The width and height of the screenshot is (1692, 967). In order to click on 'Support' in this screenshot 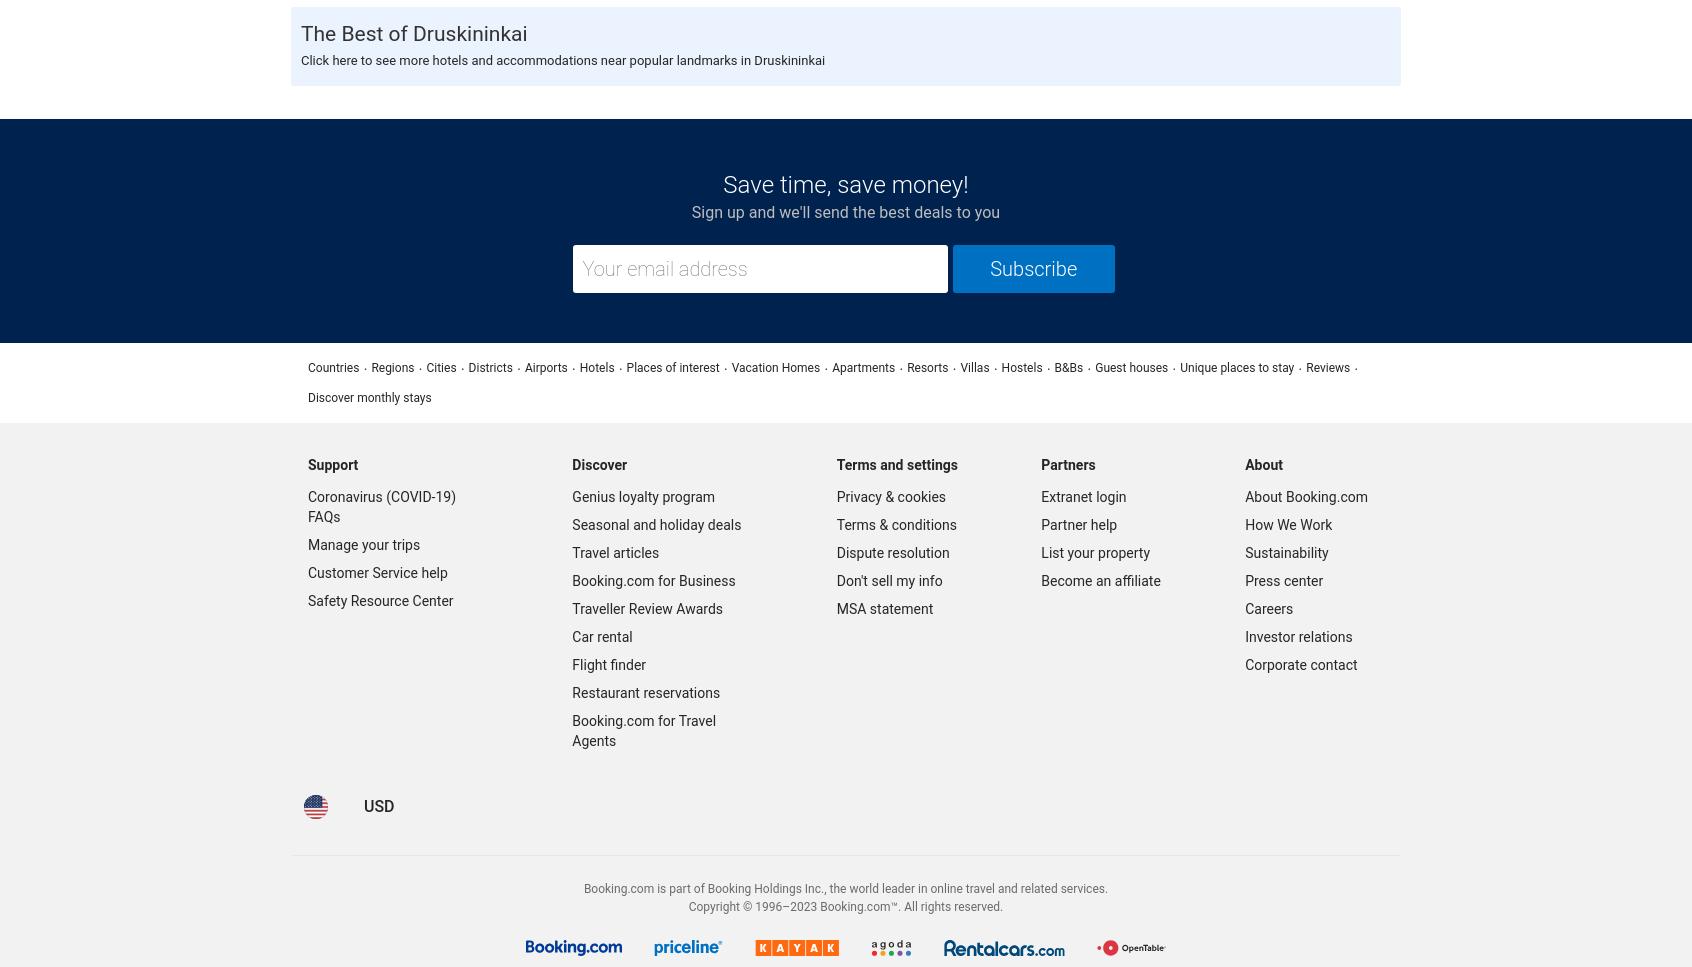, I will do `click(331, 463)`.